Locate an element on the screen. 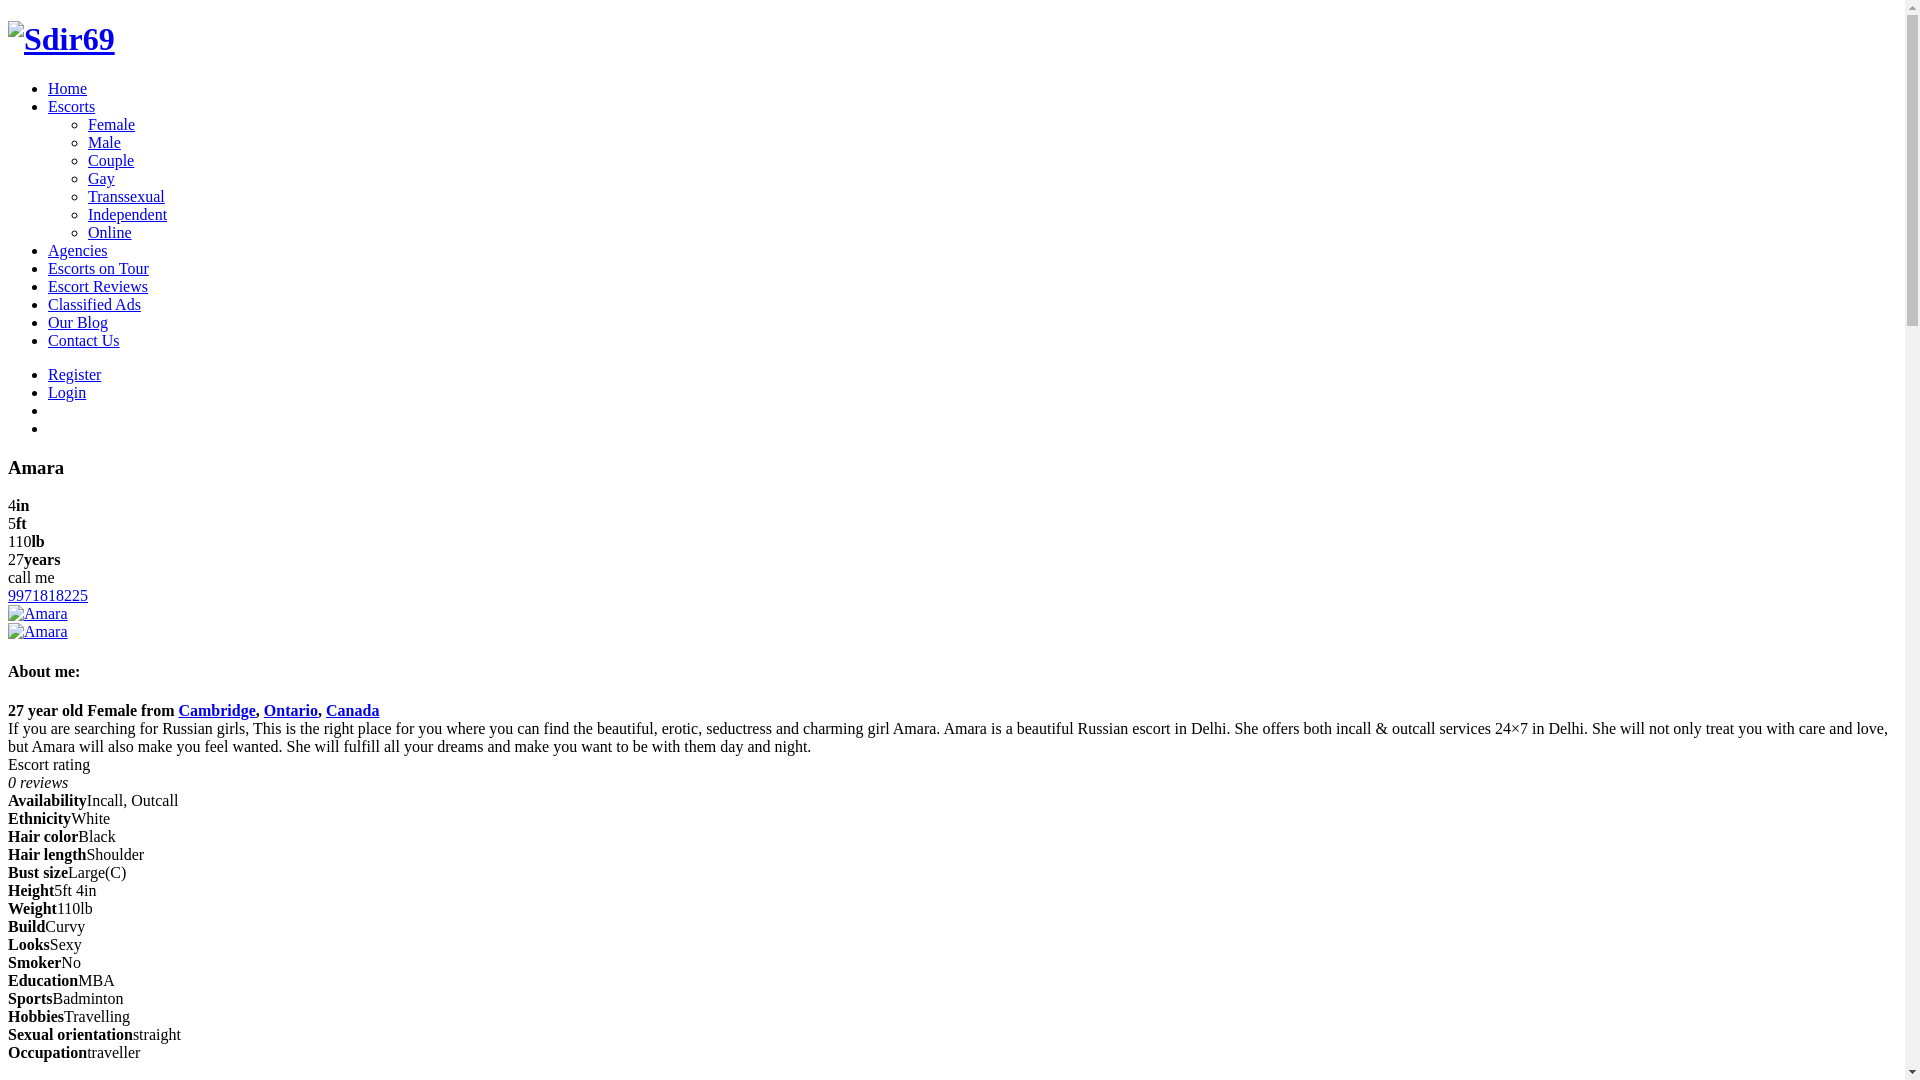 The height and width of the screenshot is (1080, 1920). 'Couple' is located at coordinates (109, 159).